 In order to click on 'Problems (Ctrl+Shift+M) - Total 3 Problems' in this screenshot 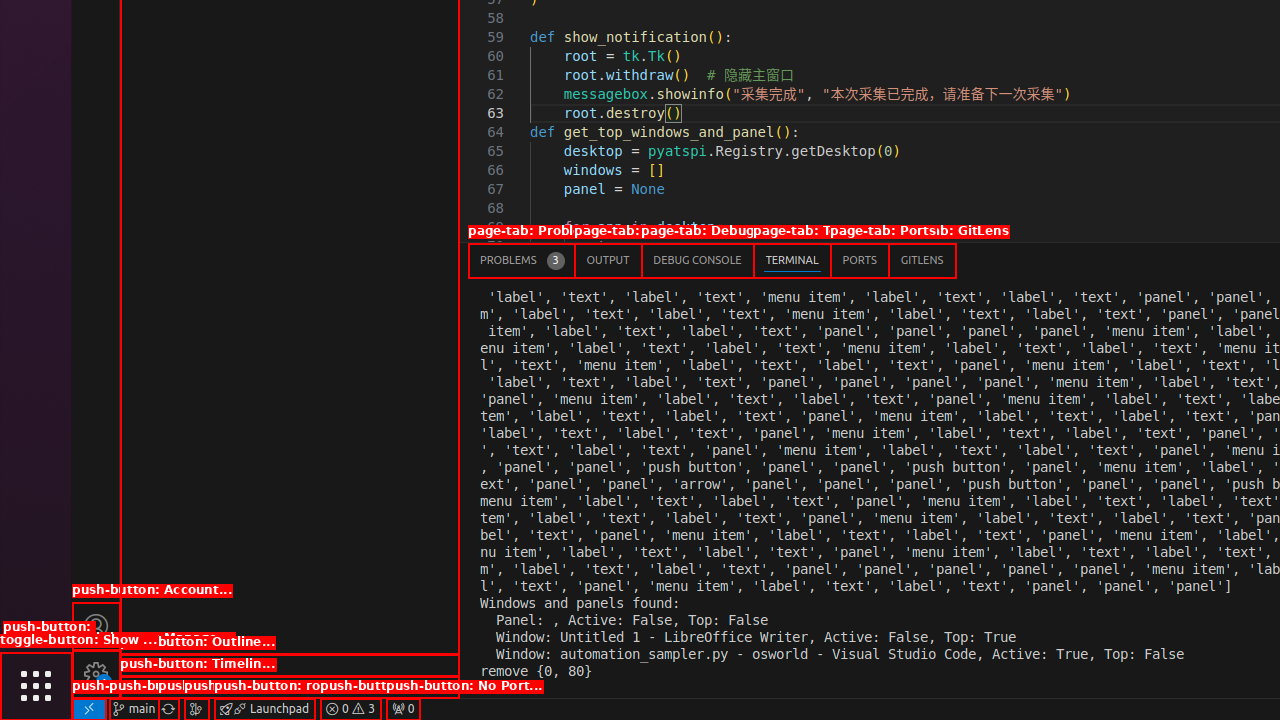, I will do `click(521, 259)`.